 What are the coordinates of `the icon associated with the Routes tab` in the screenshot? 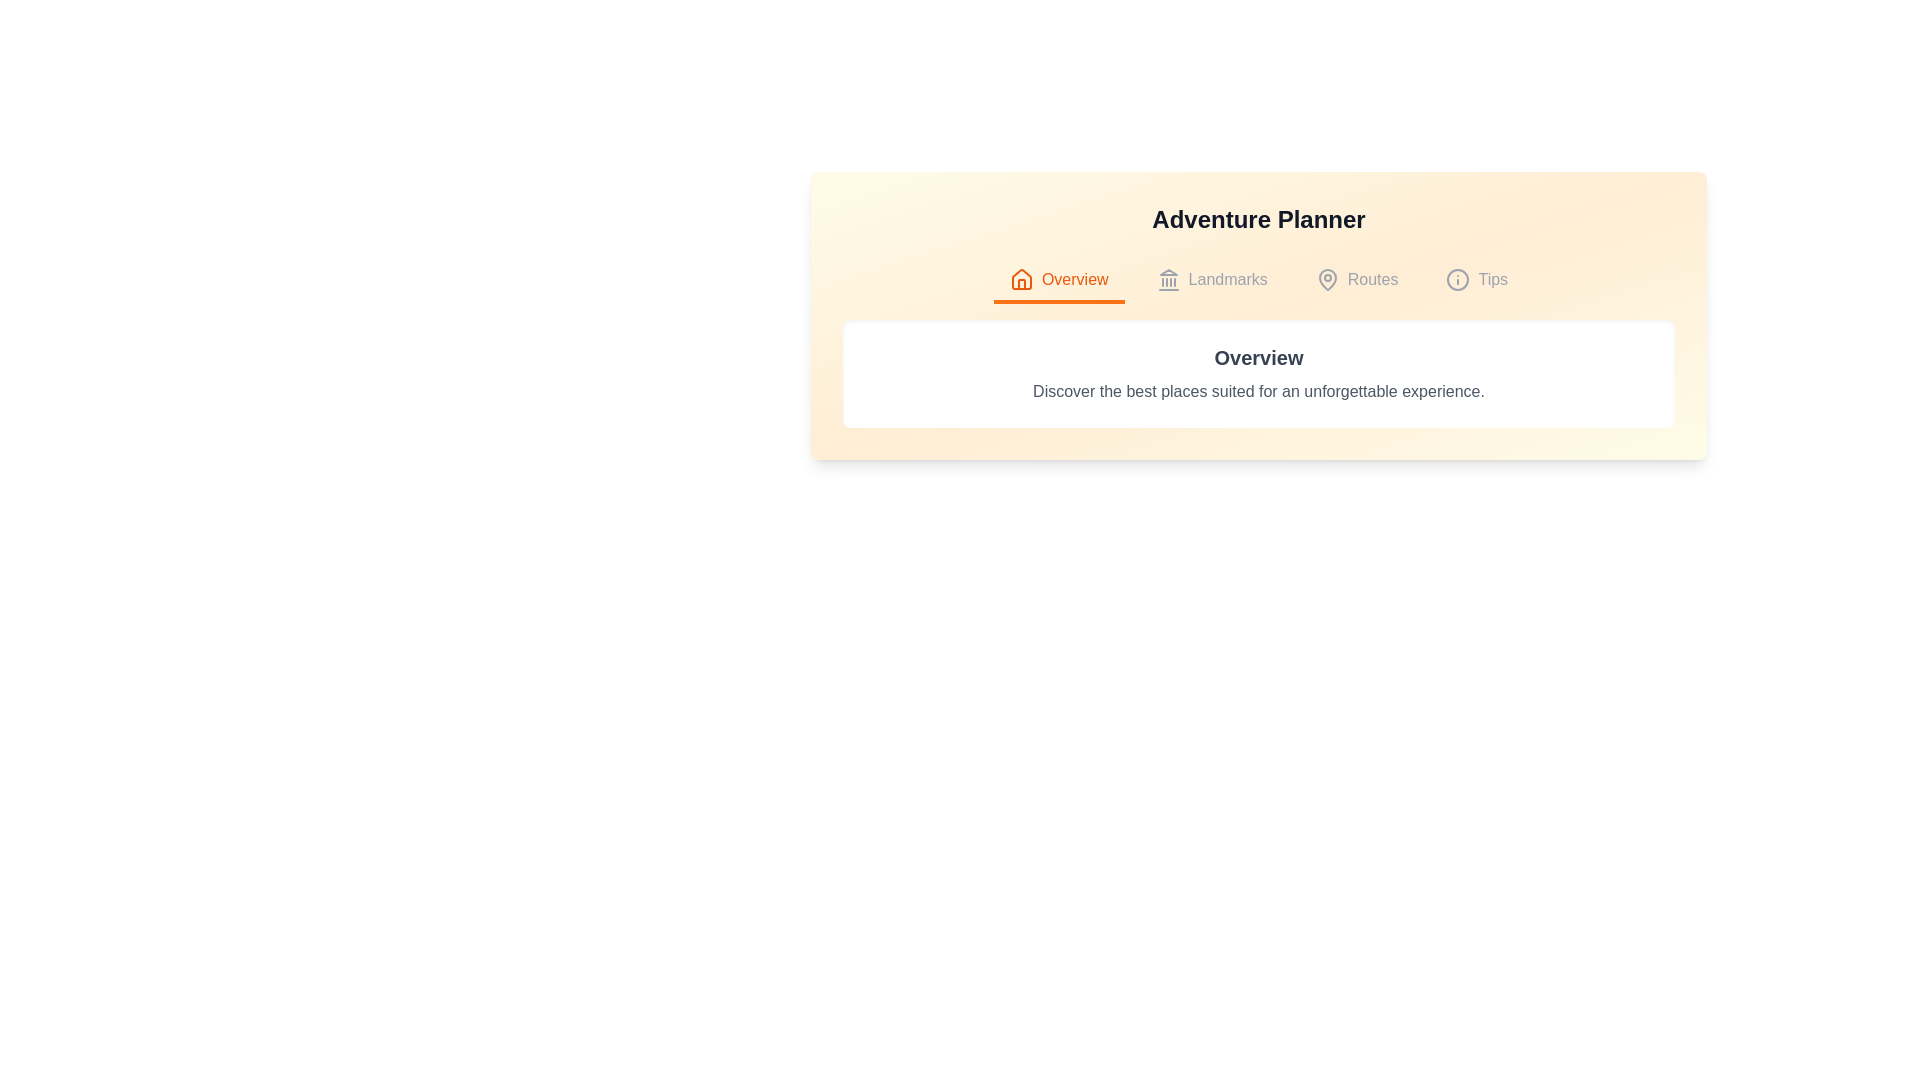 It's located at (1327, 280).